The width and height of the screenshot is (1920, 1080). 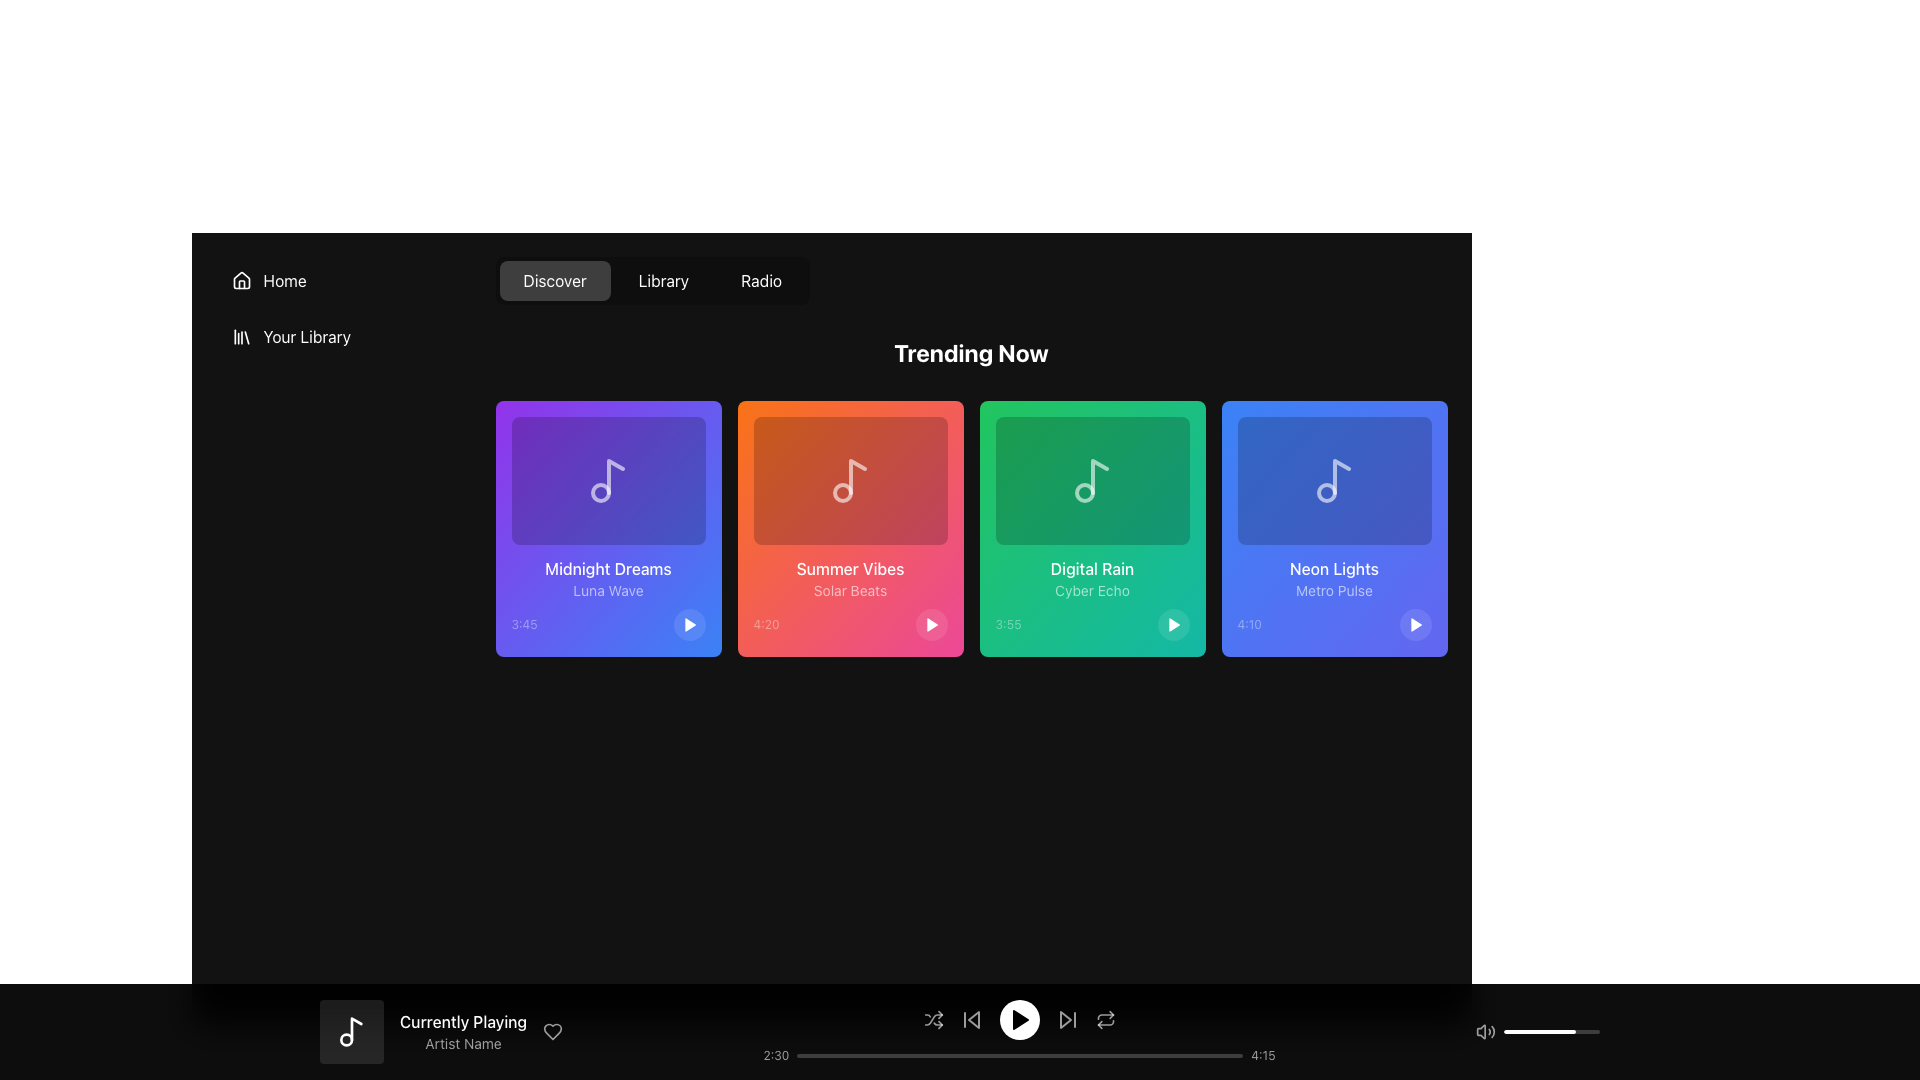 What do you see at coordinates (1481, 1032) in the screenshot?
I see `the volume control icon located in the bottom-right section of the audio playback interface` at bounding box center [1481, 1032].